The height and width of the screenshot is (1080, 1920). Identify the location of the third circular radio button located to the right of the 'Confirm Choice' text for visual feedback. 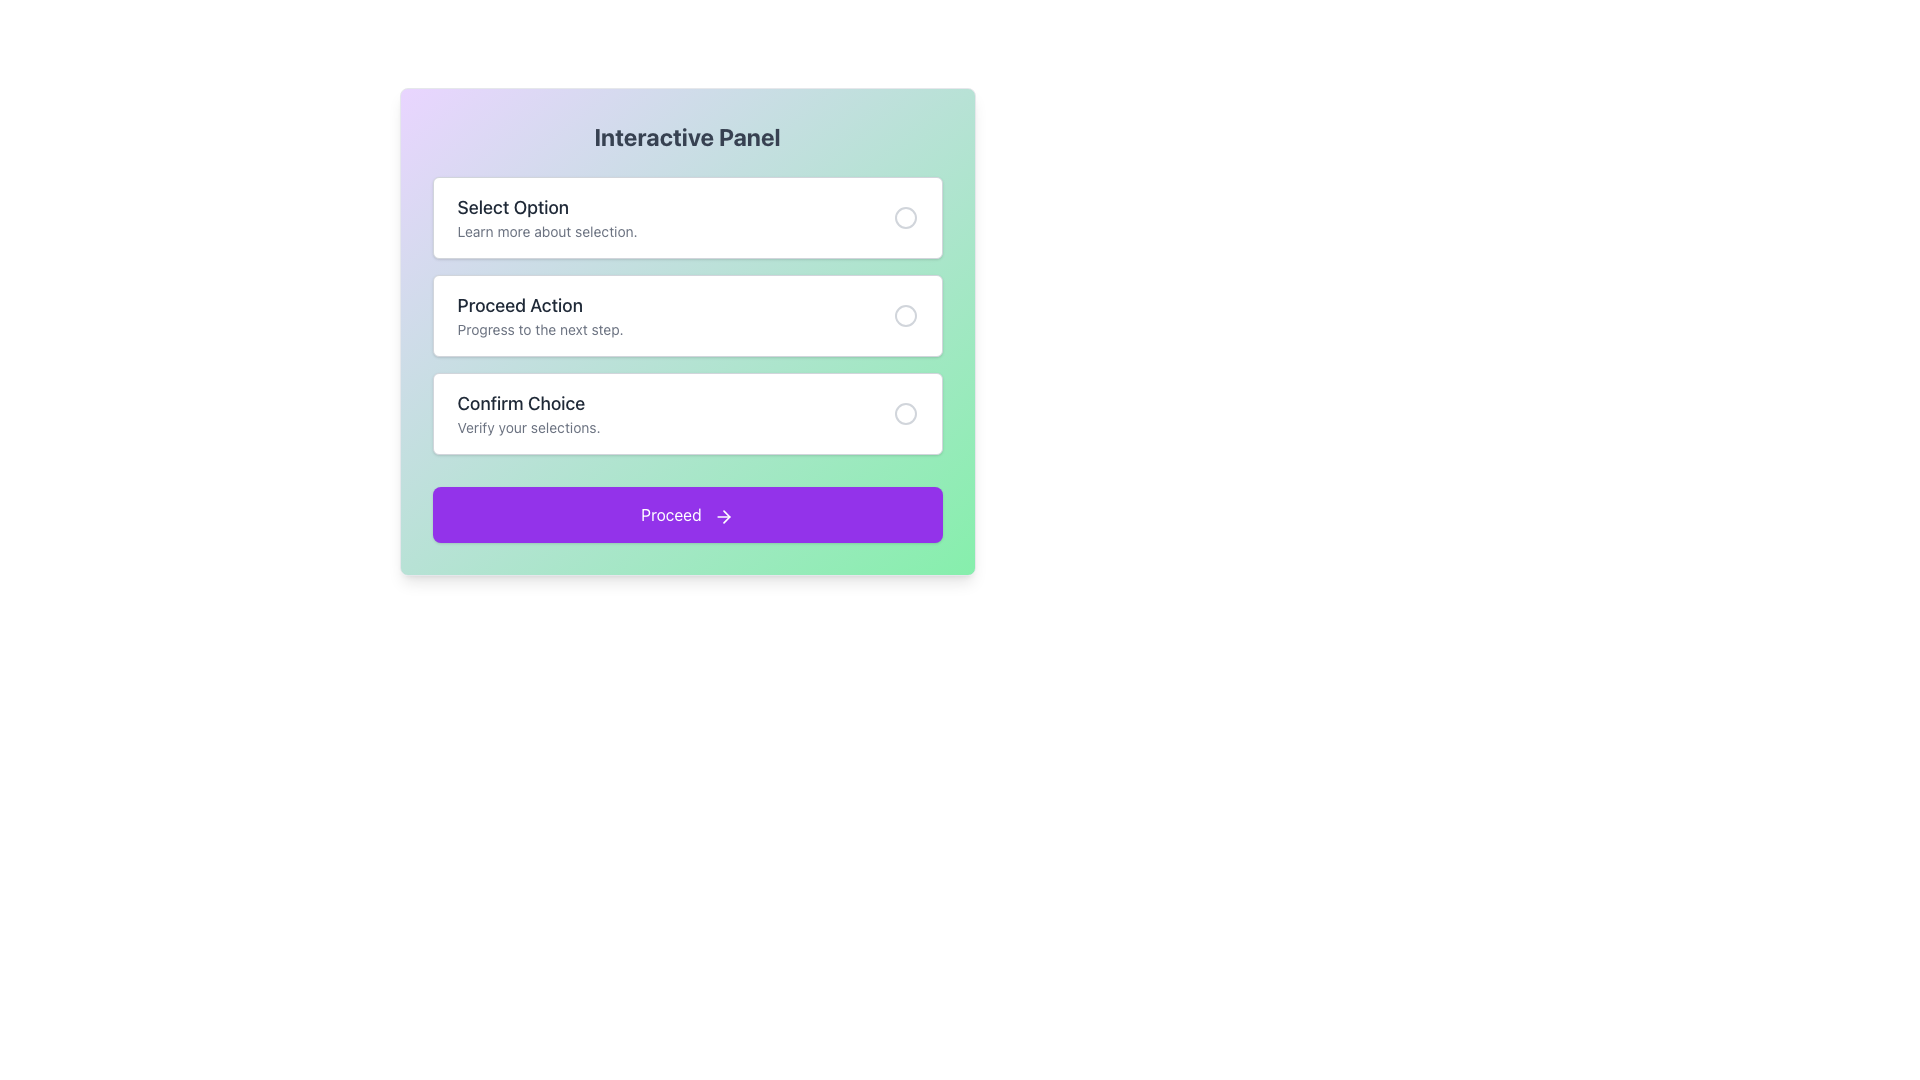
(904, 412).